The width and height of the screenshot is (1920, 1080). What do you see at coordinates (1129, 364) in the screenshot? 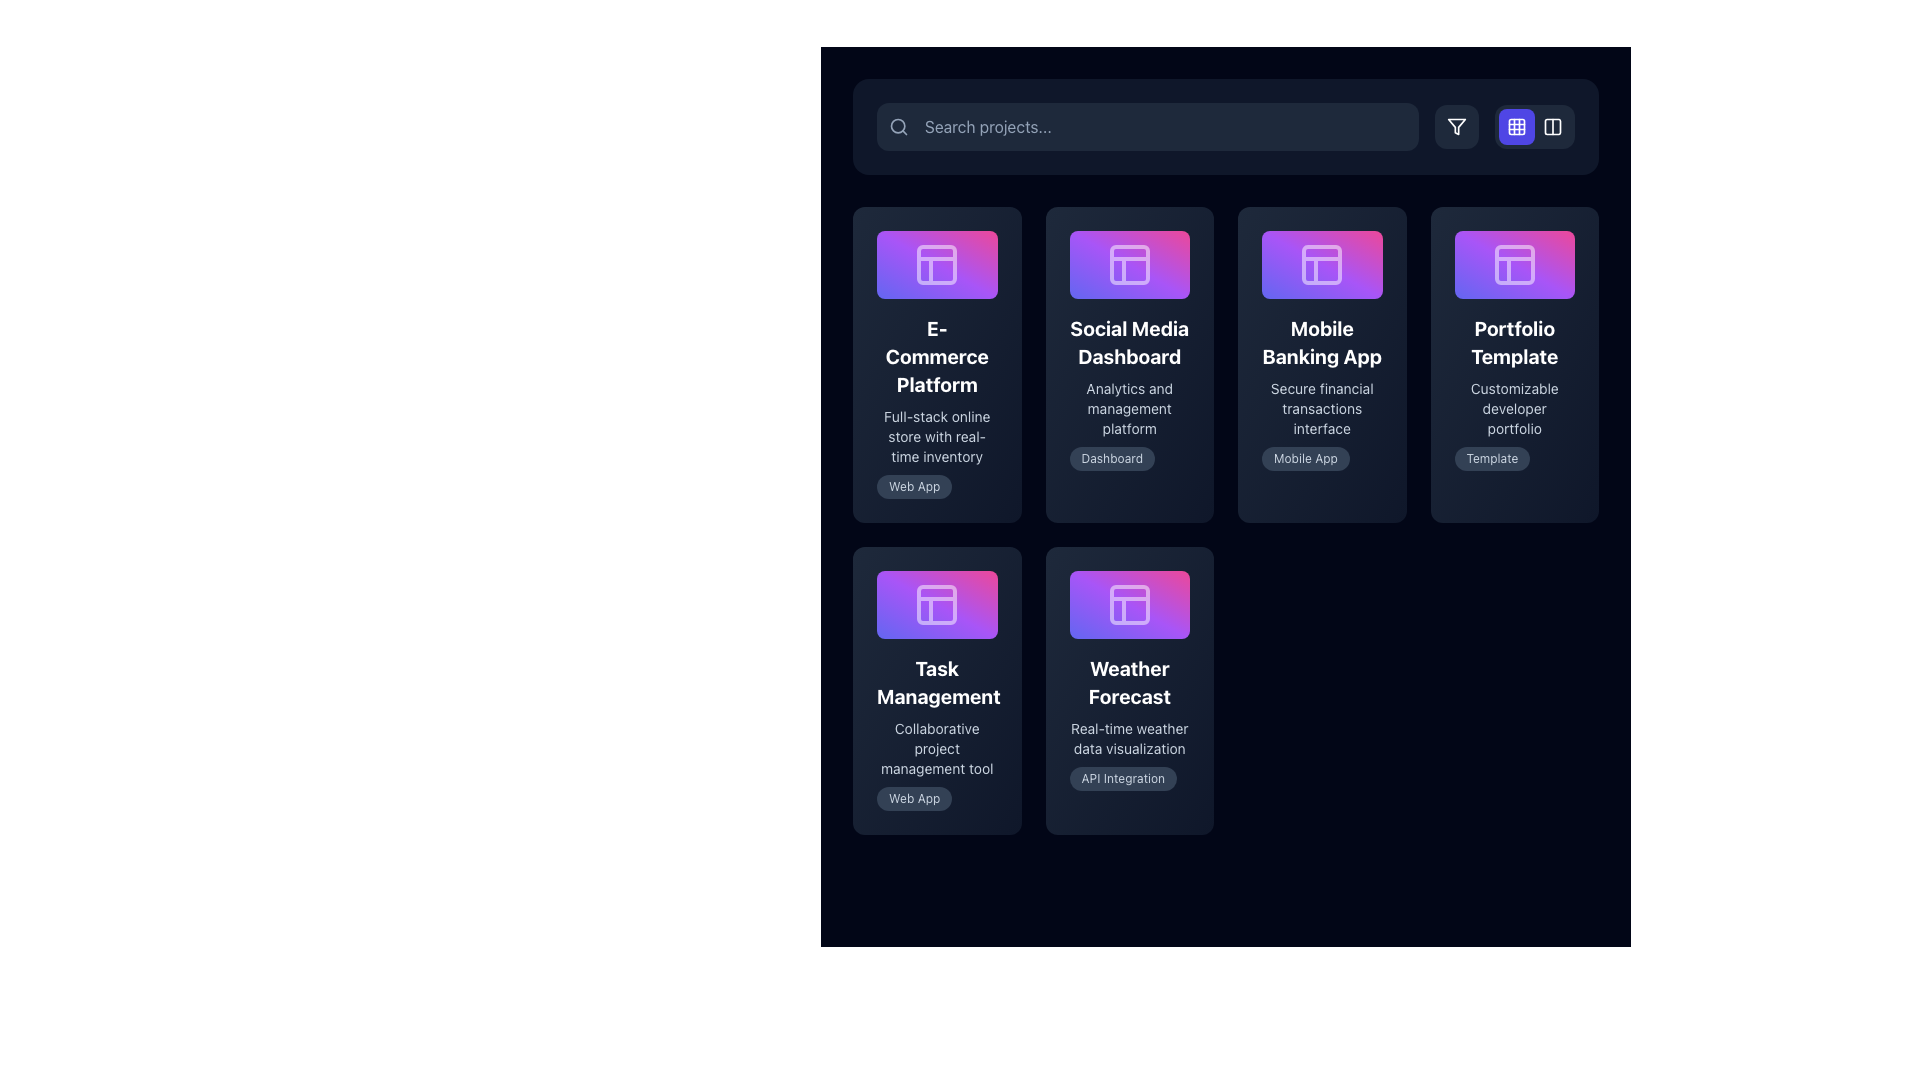
I see `the second Interactive Card in the first row of the dashboard interface` at bounding box center [1129, 364].